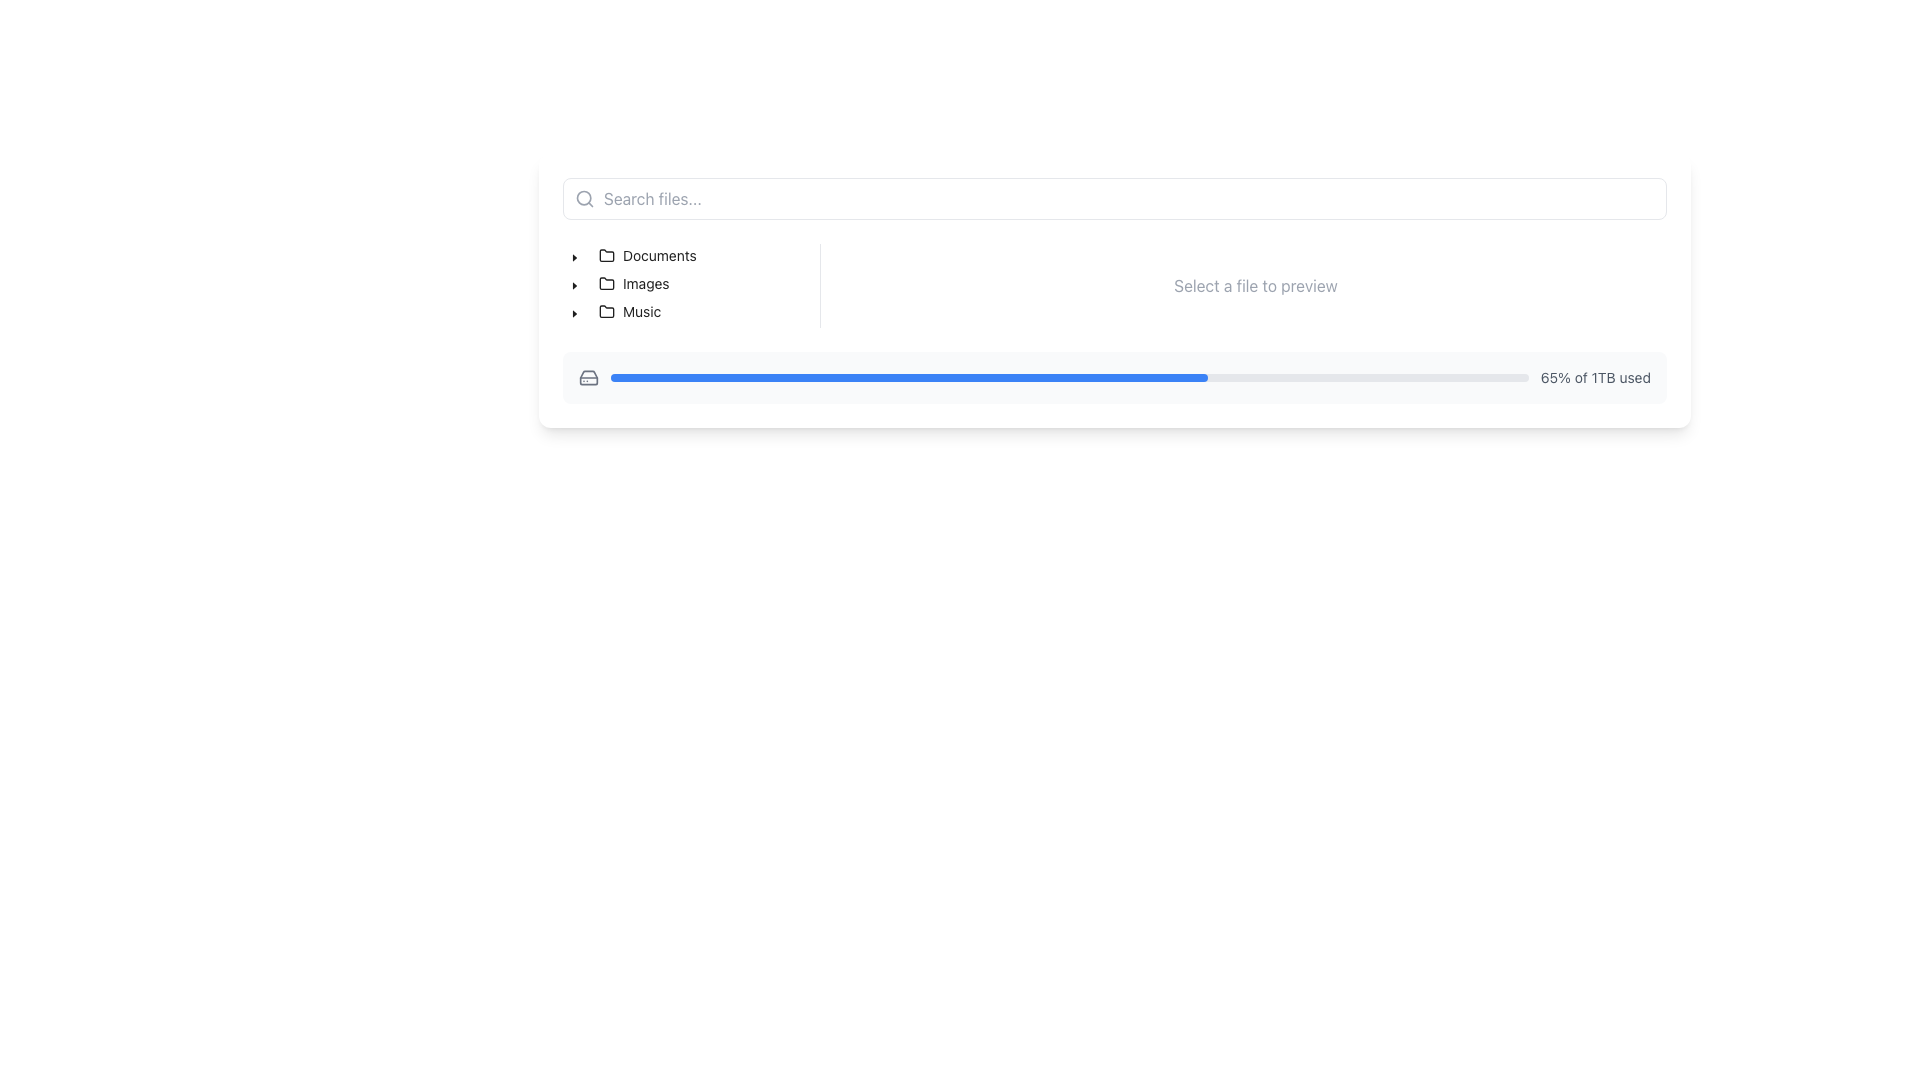 The image size is (1920, 1080). Describe the element at coordinates (629, 312) in the screenshot. I see `the 'Music' folder item in the file browser` at that location.